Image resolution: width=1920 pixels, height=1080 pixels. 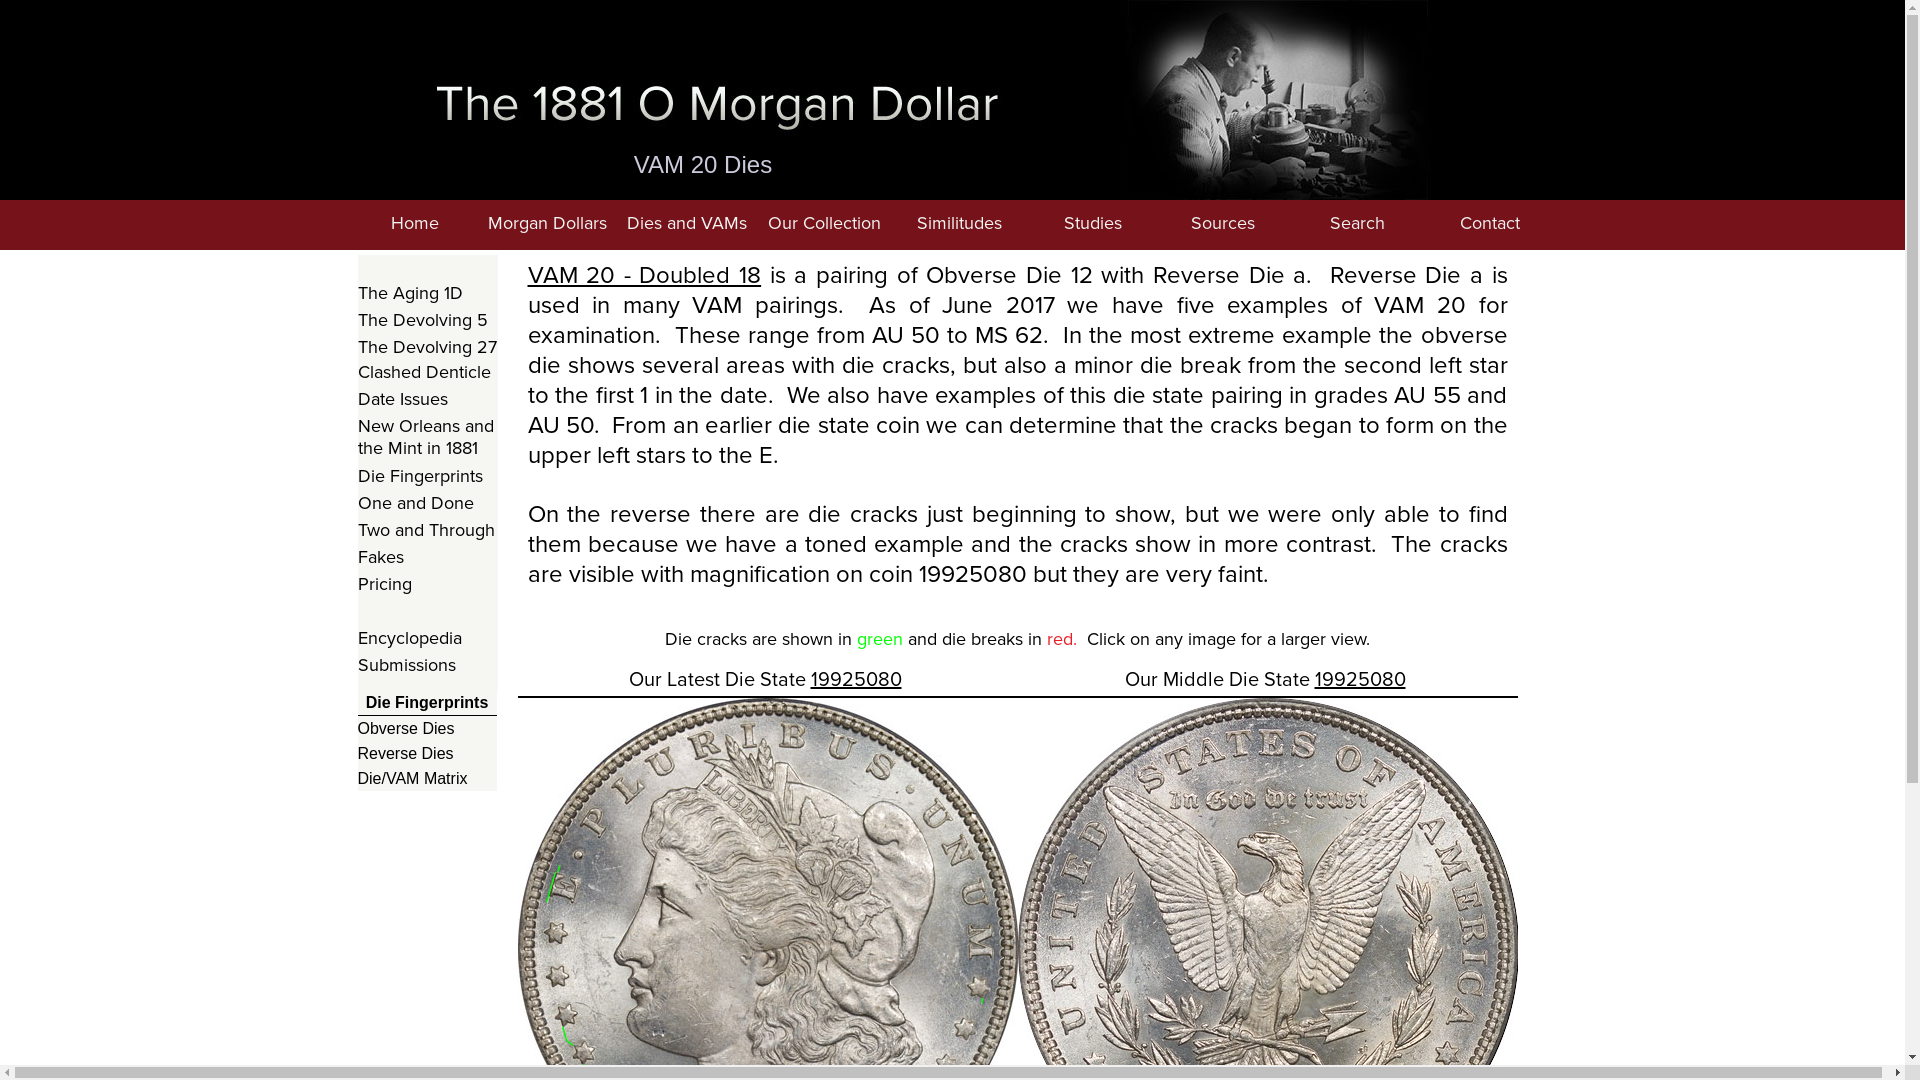 What do you see at coordinates (413, 224) in the screenshot?
I see `'Home'` at bounding box center [413, 224].